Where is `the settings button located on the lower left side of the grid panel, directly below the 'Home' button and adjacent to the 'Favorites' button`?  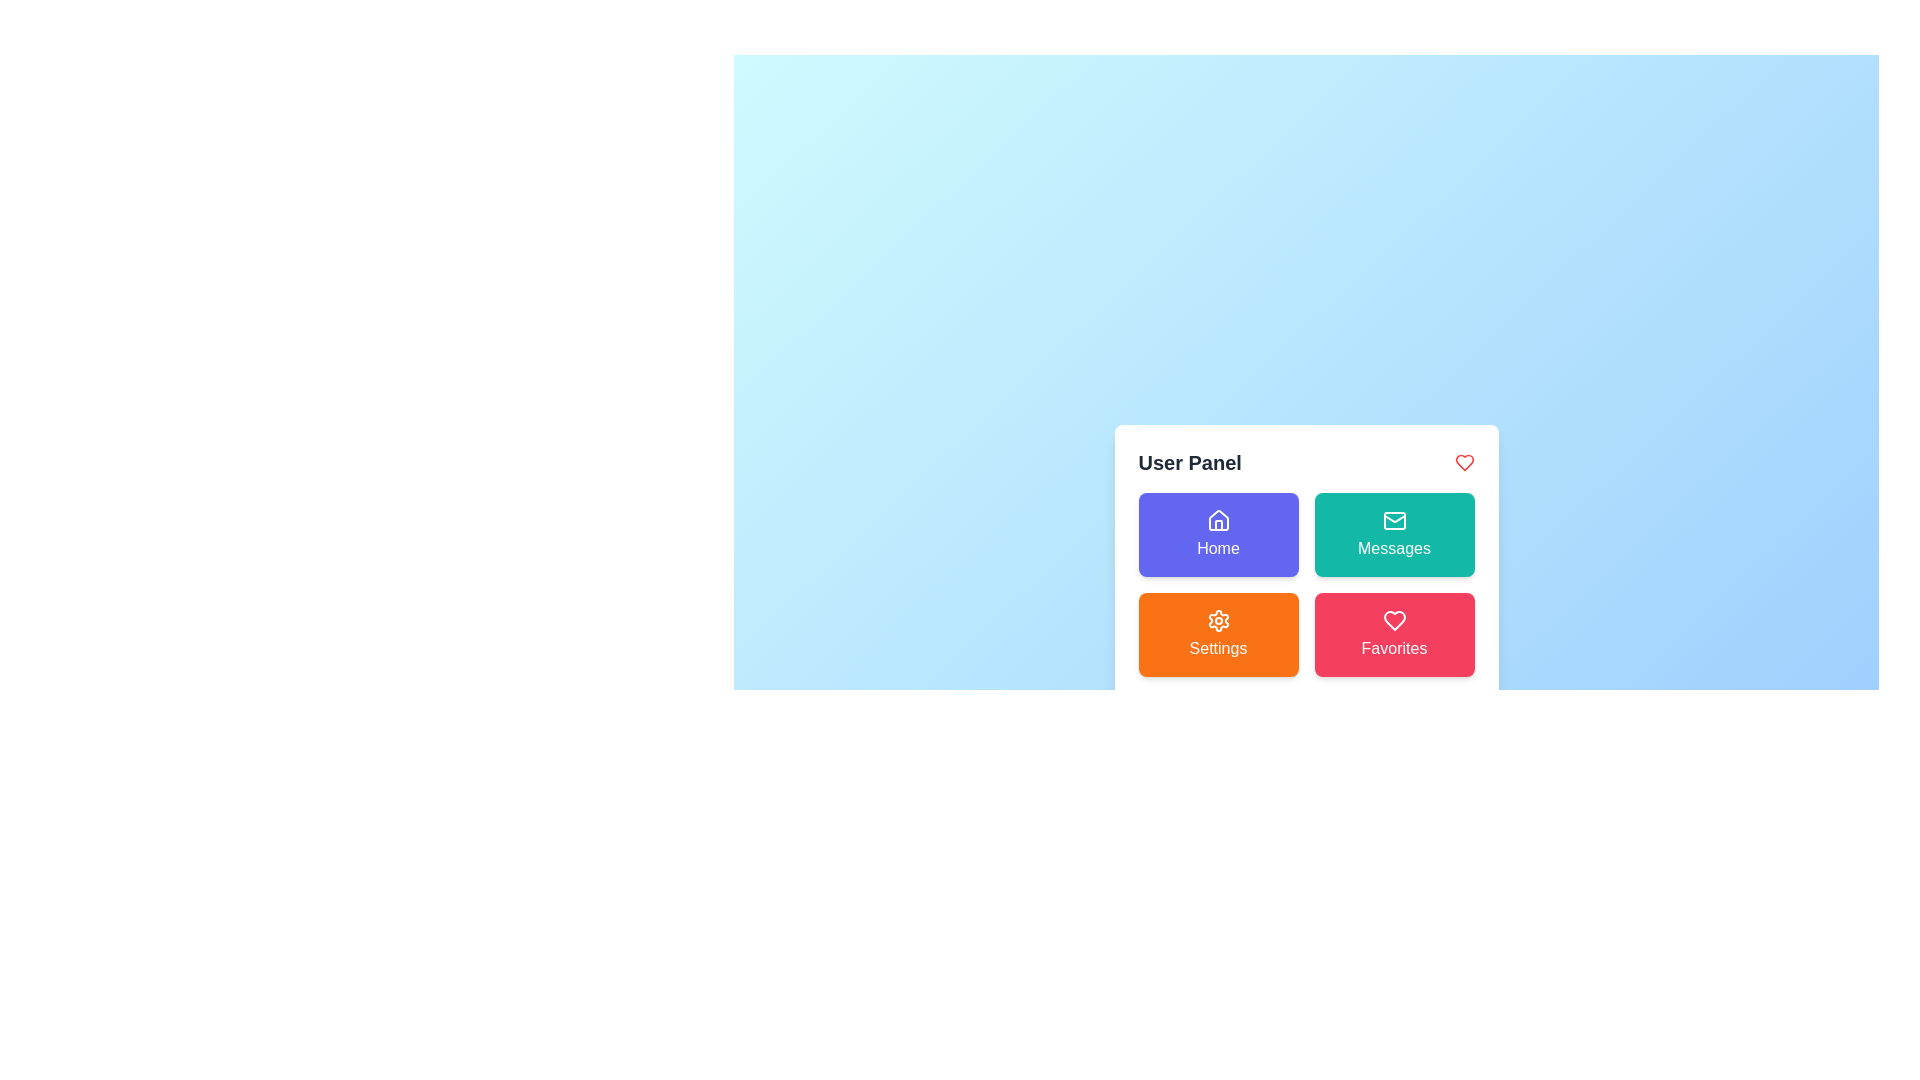 the settings button located on the lower left side of the grid panel, directly below the 'Home' button and adjacent to the 'Favorites' button is located at coordinates (1217, 635).